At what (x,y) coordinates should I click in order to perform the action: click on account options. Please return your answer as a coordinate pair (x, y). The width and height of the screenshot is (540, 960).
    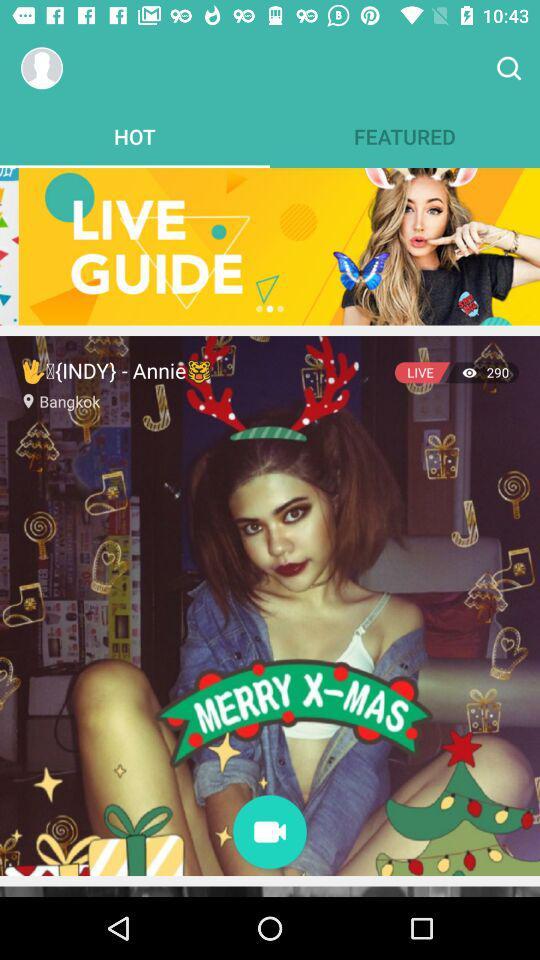
    Looking at the image, I should click on (42, 68).